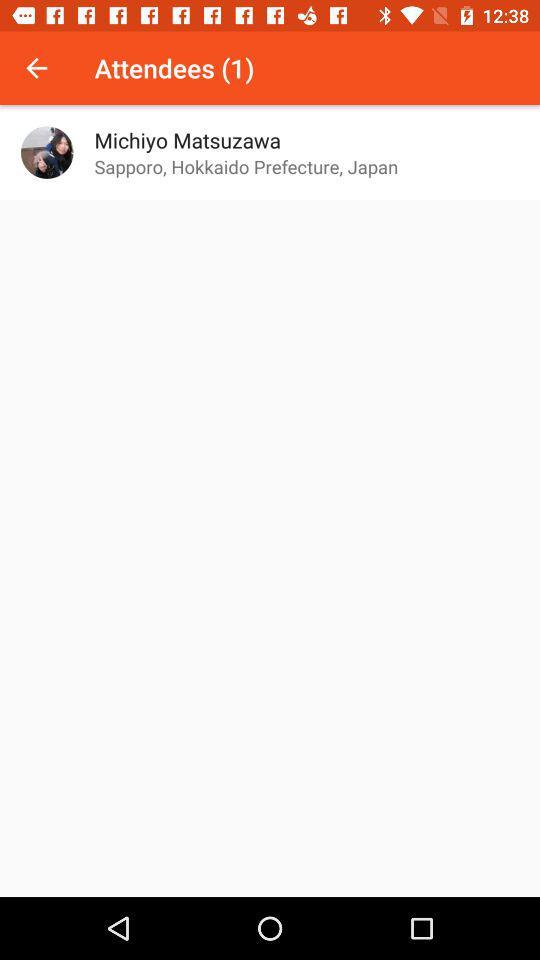 The height and width of the screenshot is (960, 540). Describe the element at coordinates (36, 68) in the screenshot. I see `go back` at that location.